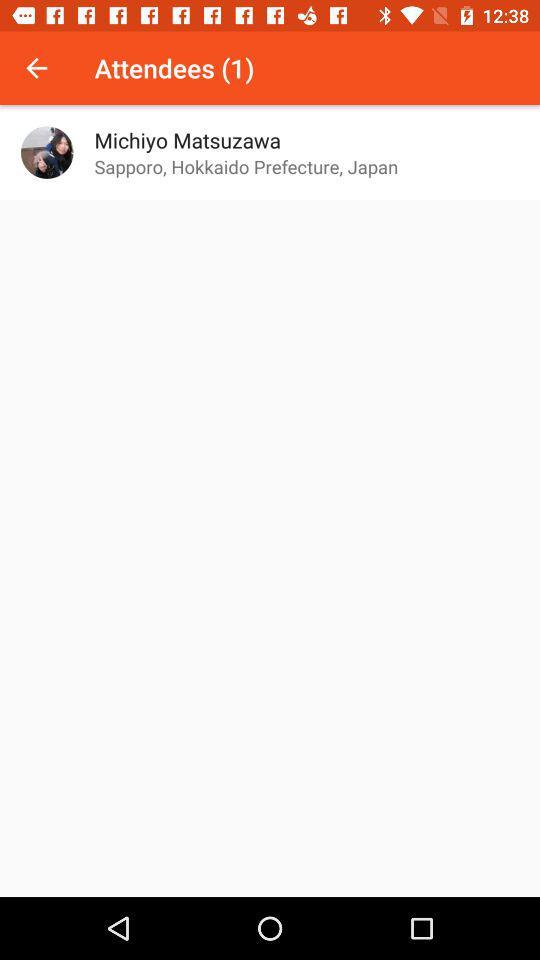 The height and width of the screenshot is (960, 540). Describe the element at coordinates (36, 68) in the screenshot. I see `go back` at that location.